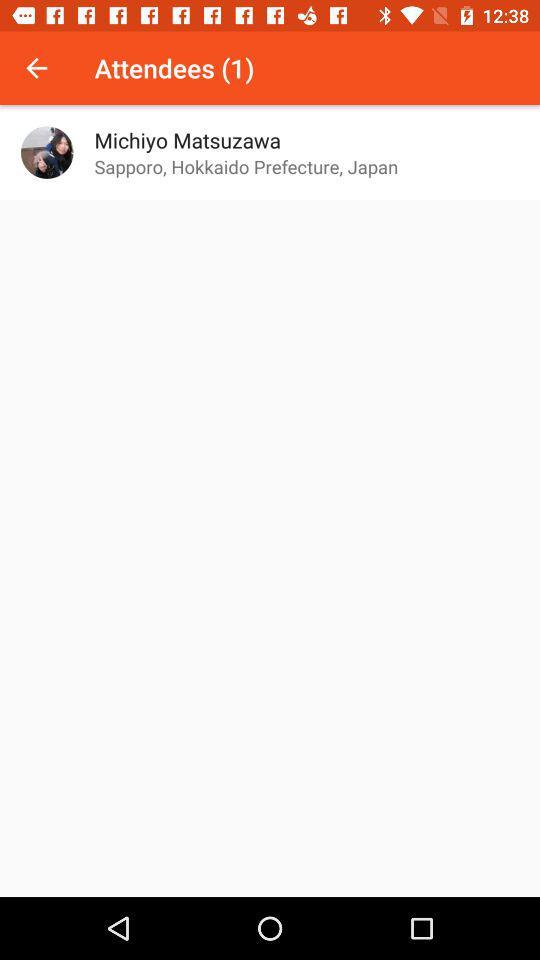 The height and width of the screenshot is (960, 540). Describe the element at coordinates (36, 68) in the screenshot. I see `go back` at that location.